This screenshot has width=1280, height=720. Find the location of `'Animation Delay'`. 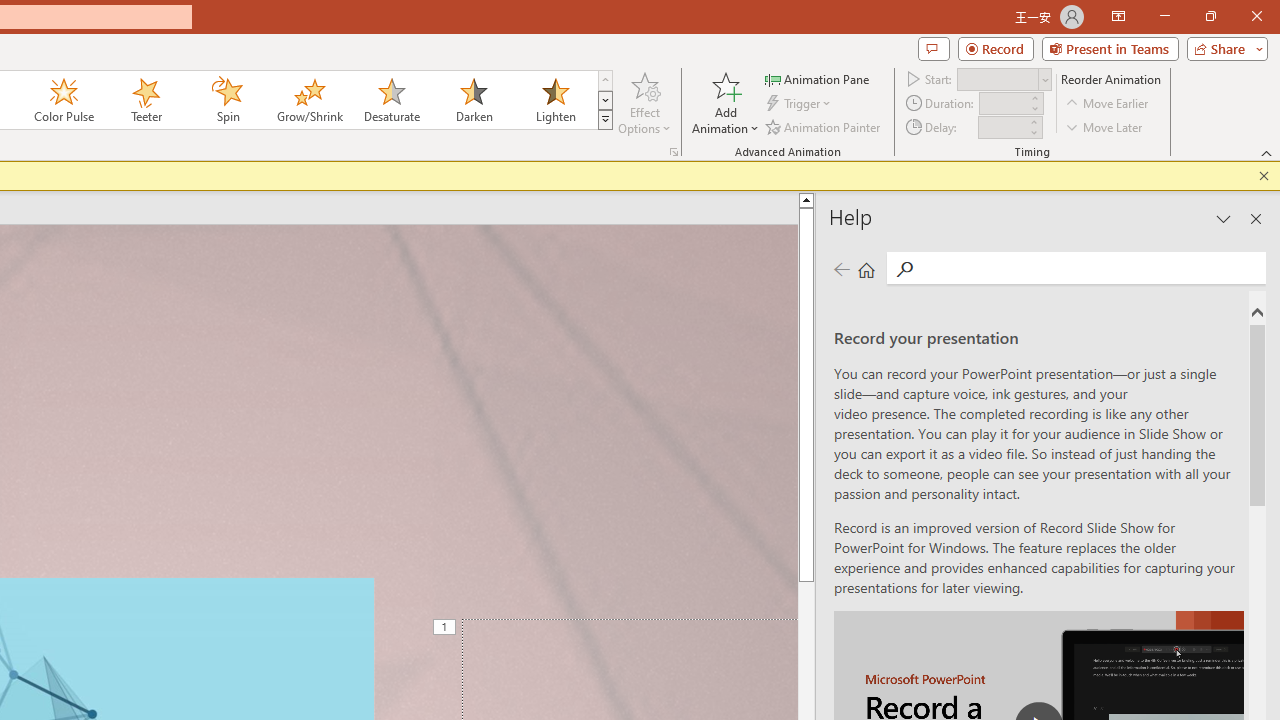

'Animation Delay' is located at coordinates (1002, 127).